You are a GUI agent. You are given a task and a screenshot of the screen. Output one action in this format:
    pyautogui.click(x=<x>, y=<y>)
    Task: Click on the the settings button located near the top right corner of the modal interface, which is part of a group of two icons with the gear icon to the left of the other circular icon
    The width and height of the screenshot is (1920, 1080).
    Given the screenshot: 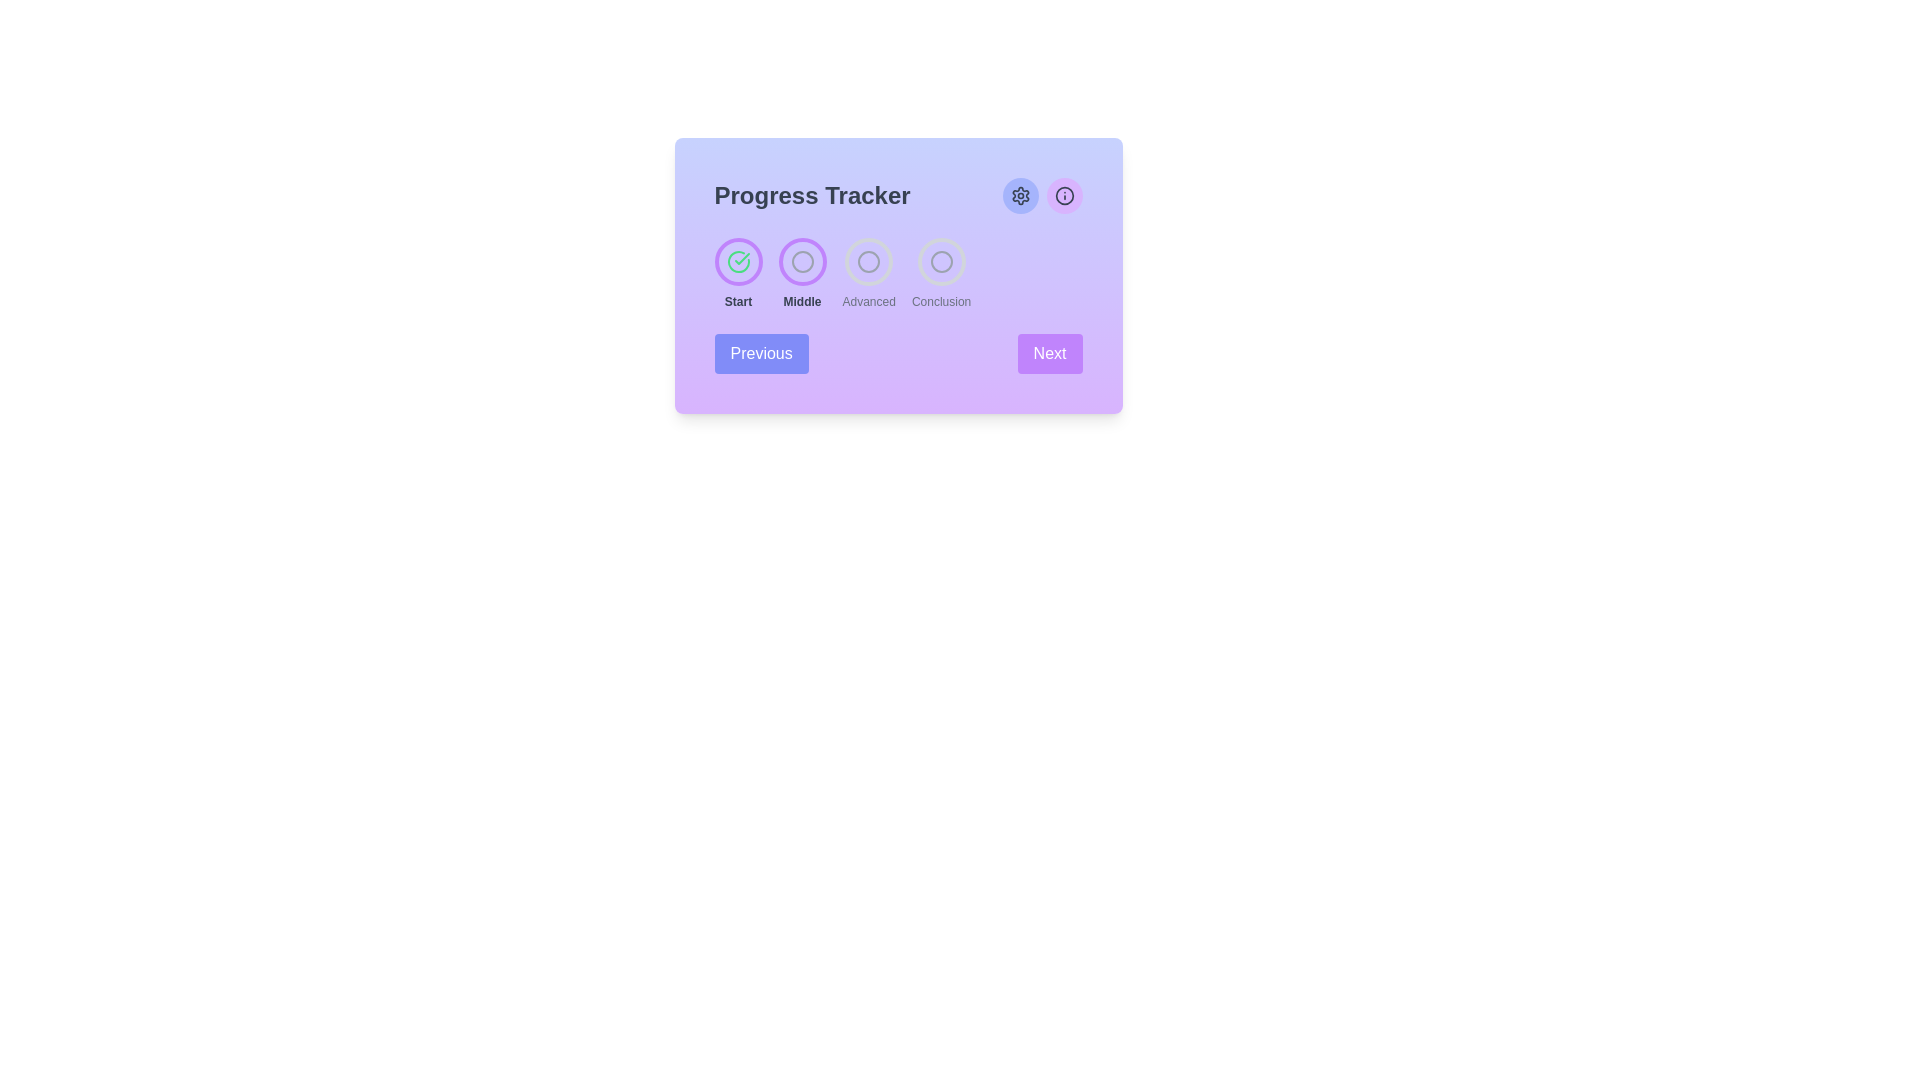 What is the action you would take?
    pyautogui.click(x=1020, y=196)
    